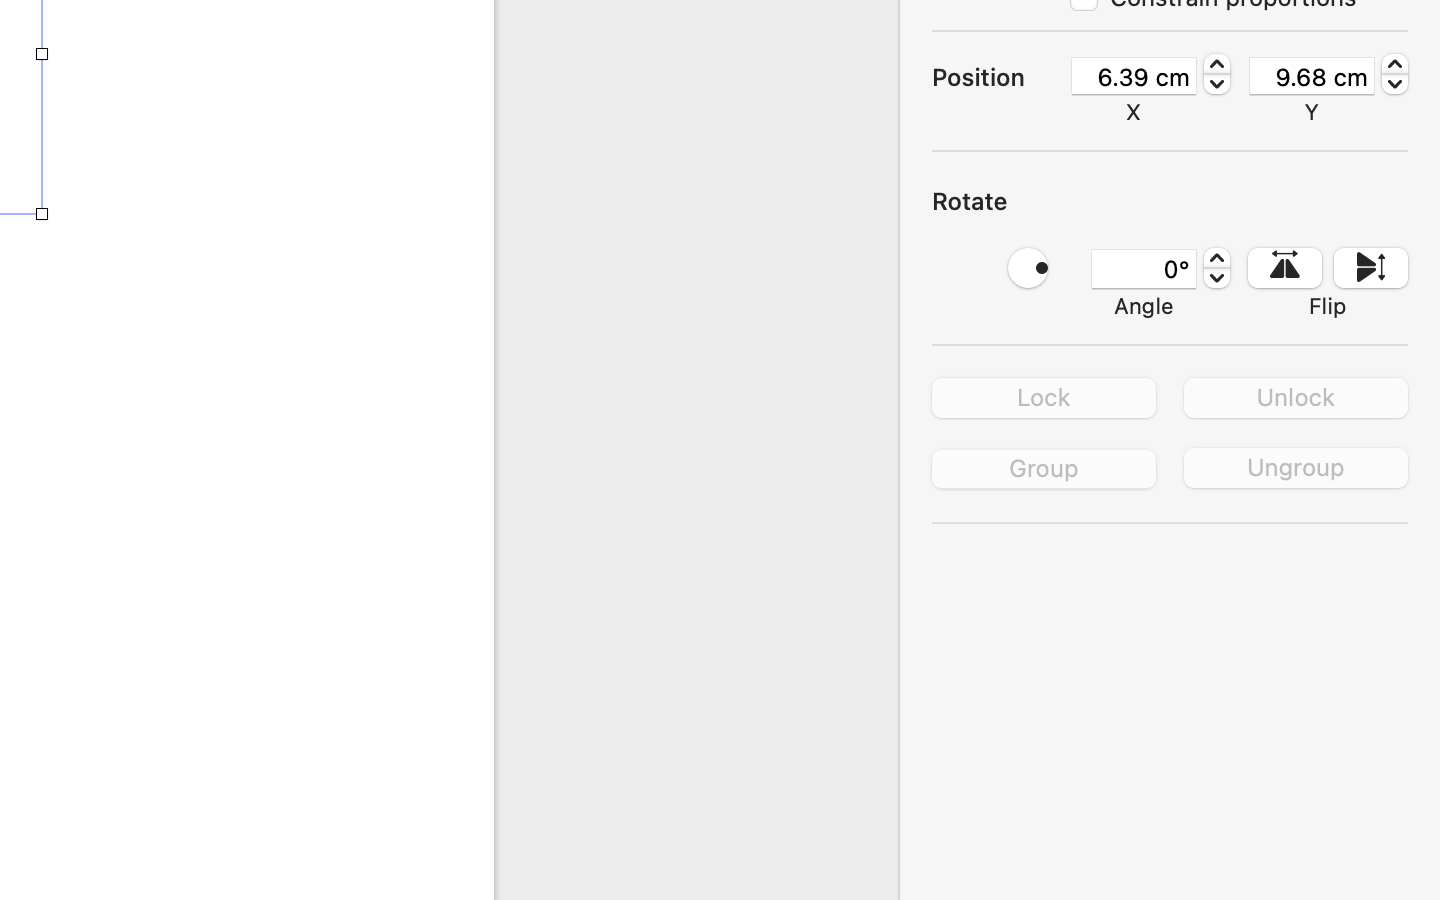 The image size is (1440, 900). I want to click on 'X', so click(1133, 110).